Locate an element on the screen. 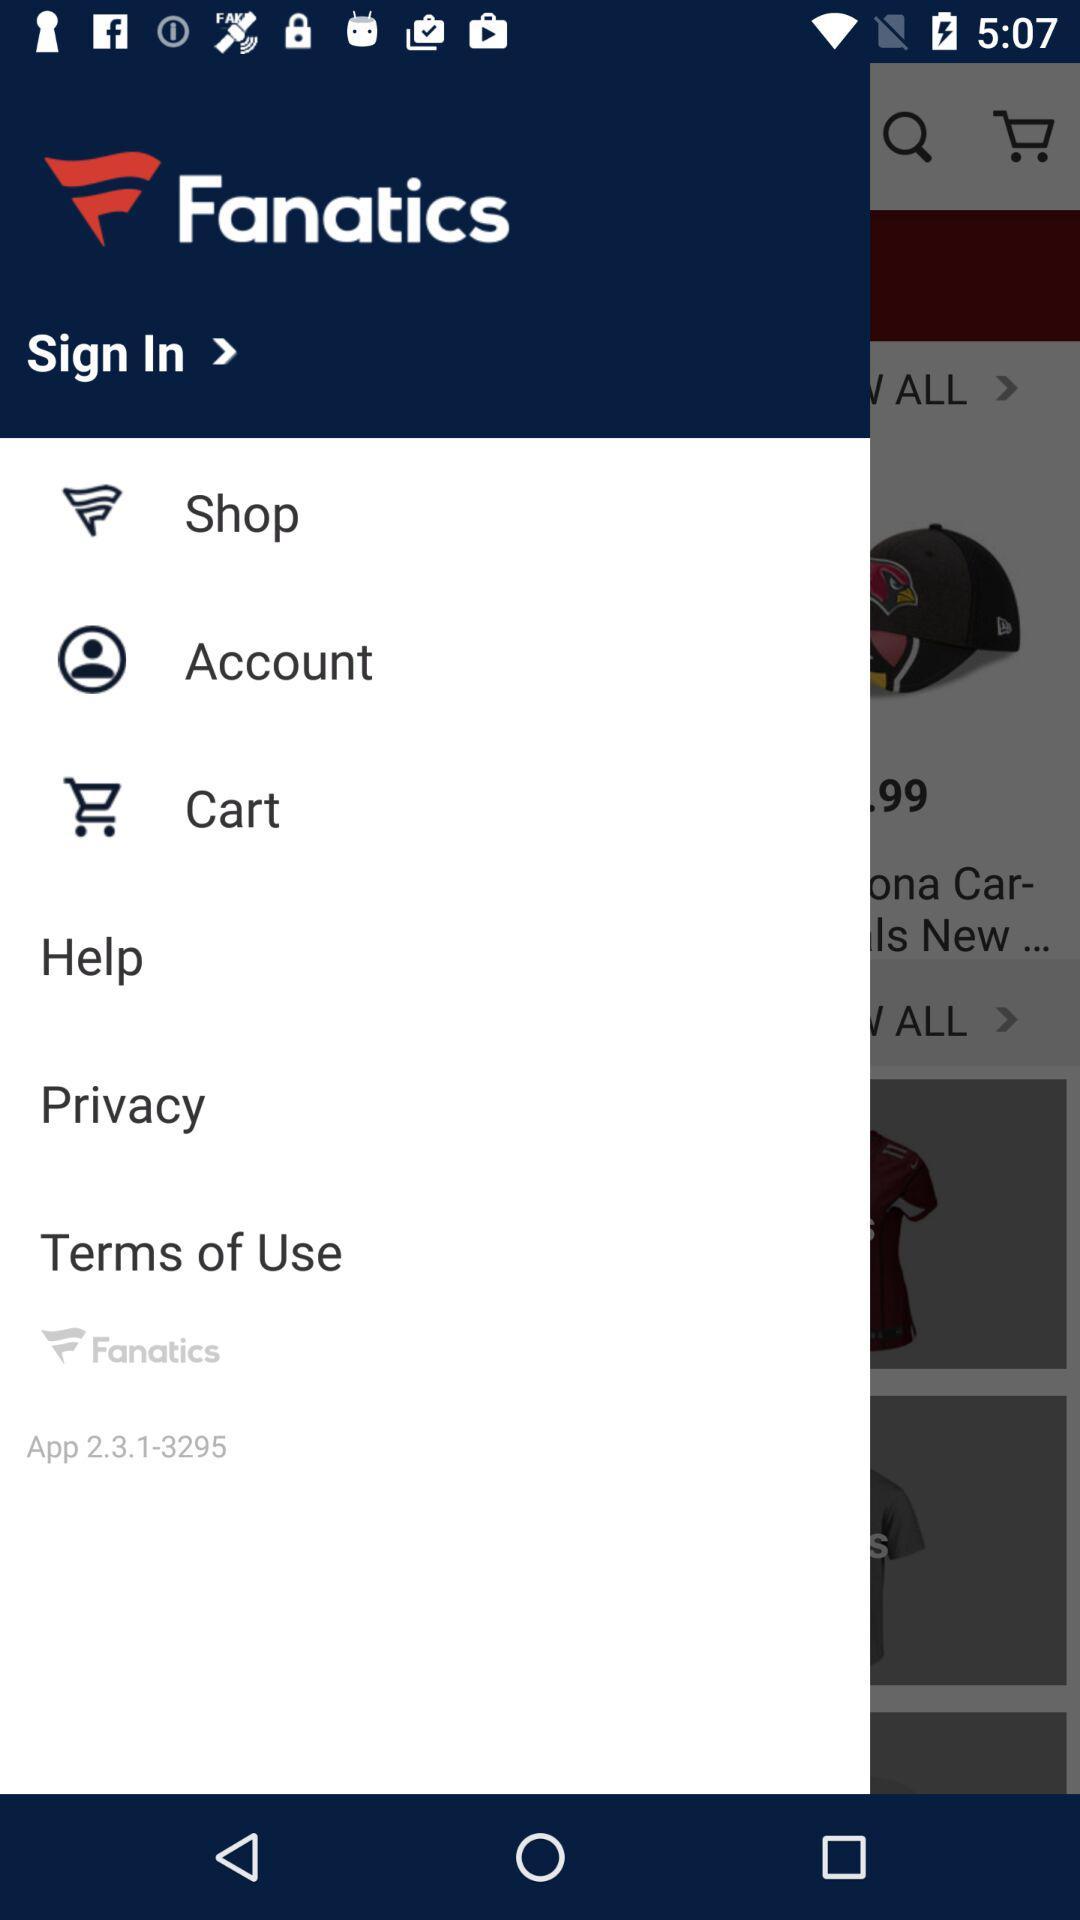 This screenshot has width=1080, height=1920. the search icon at top right corner of the page is located at coordinates (906, 136).